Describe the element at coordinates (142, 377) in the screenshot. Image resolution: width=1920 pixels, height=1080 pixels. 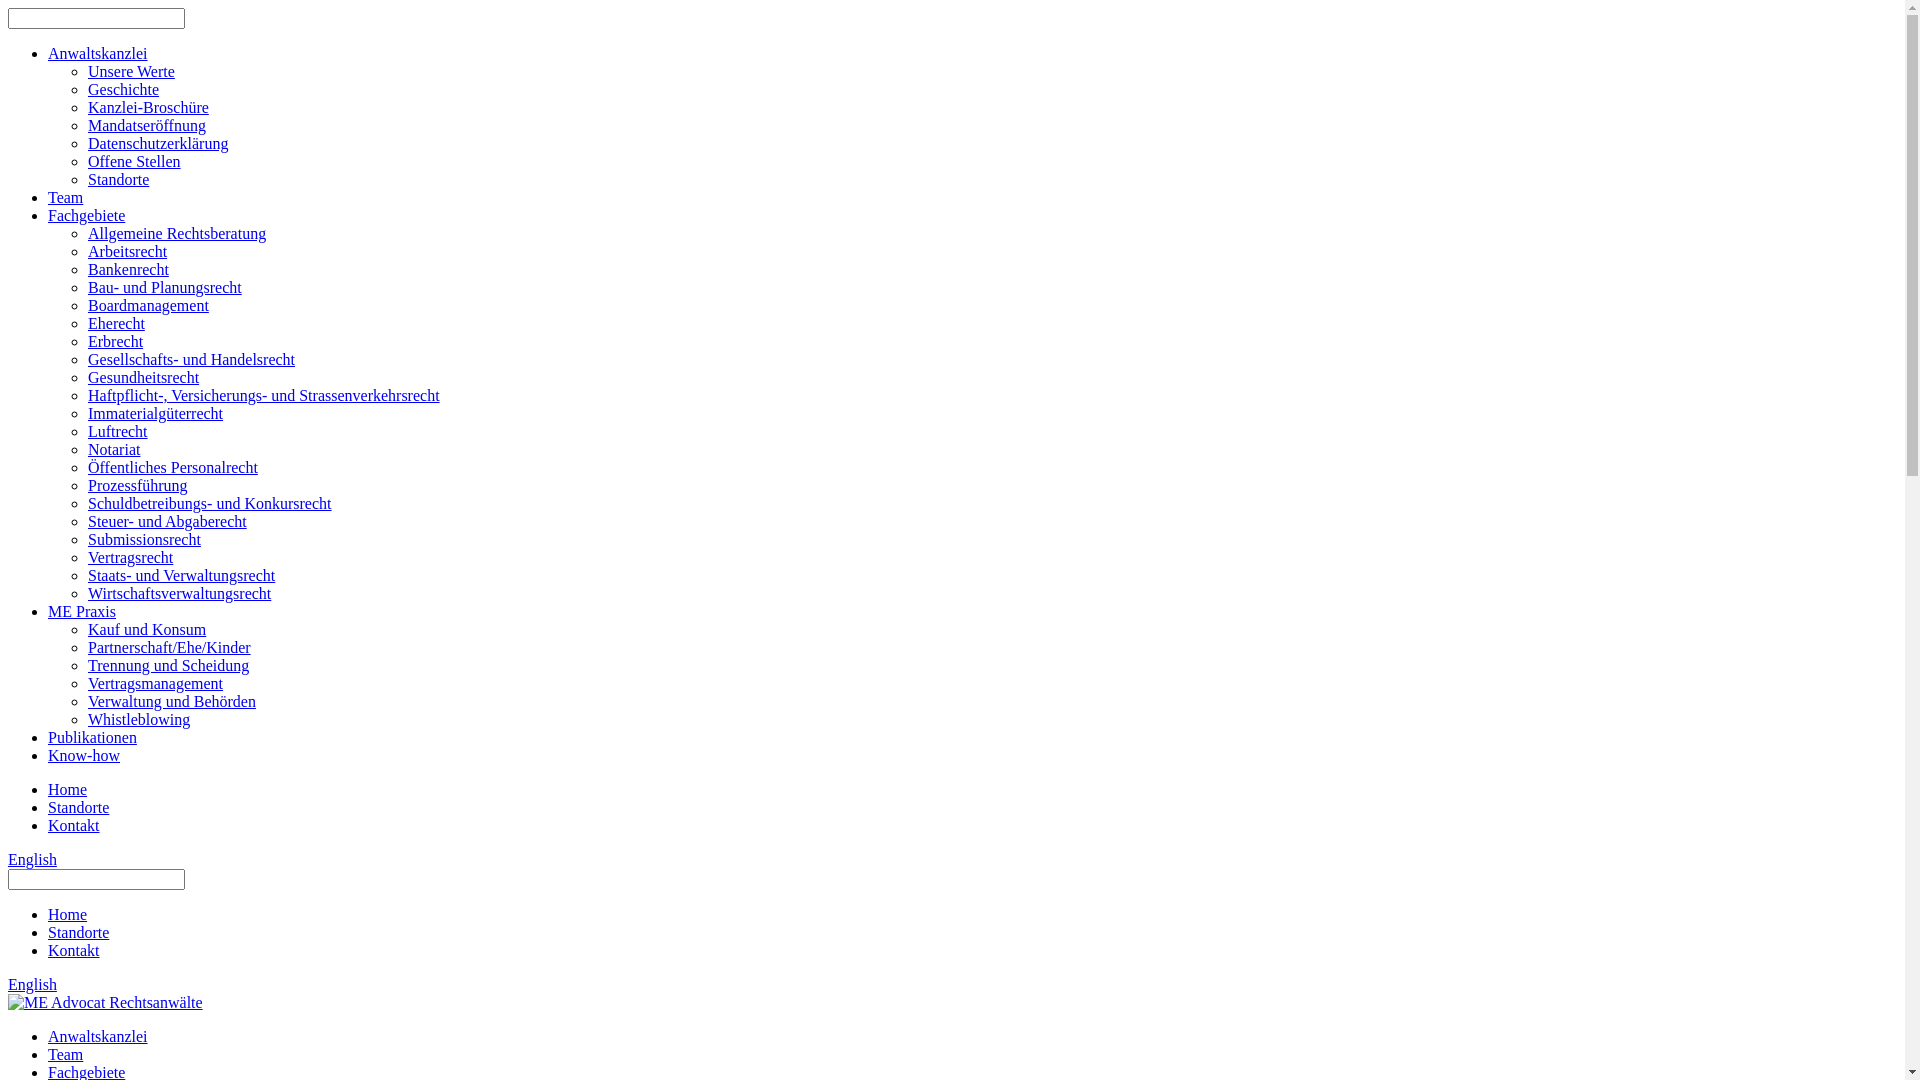
I see `'Gesundheitsrecht'` at that location.